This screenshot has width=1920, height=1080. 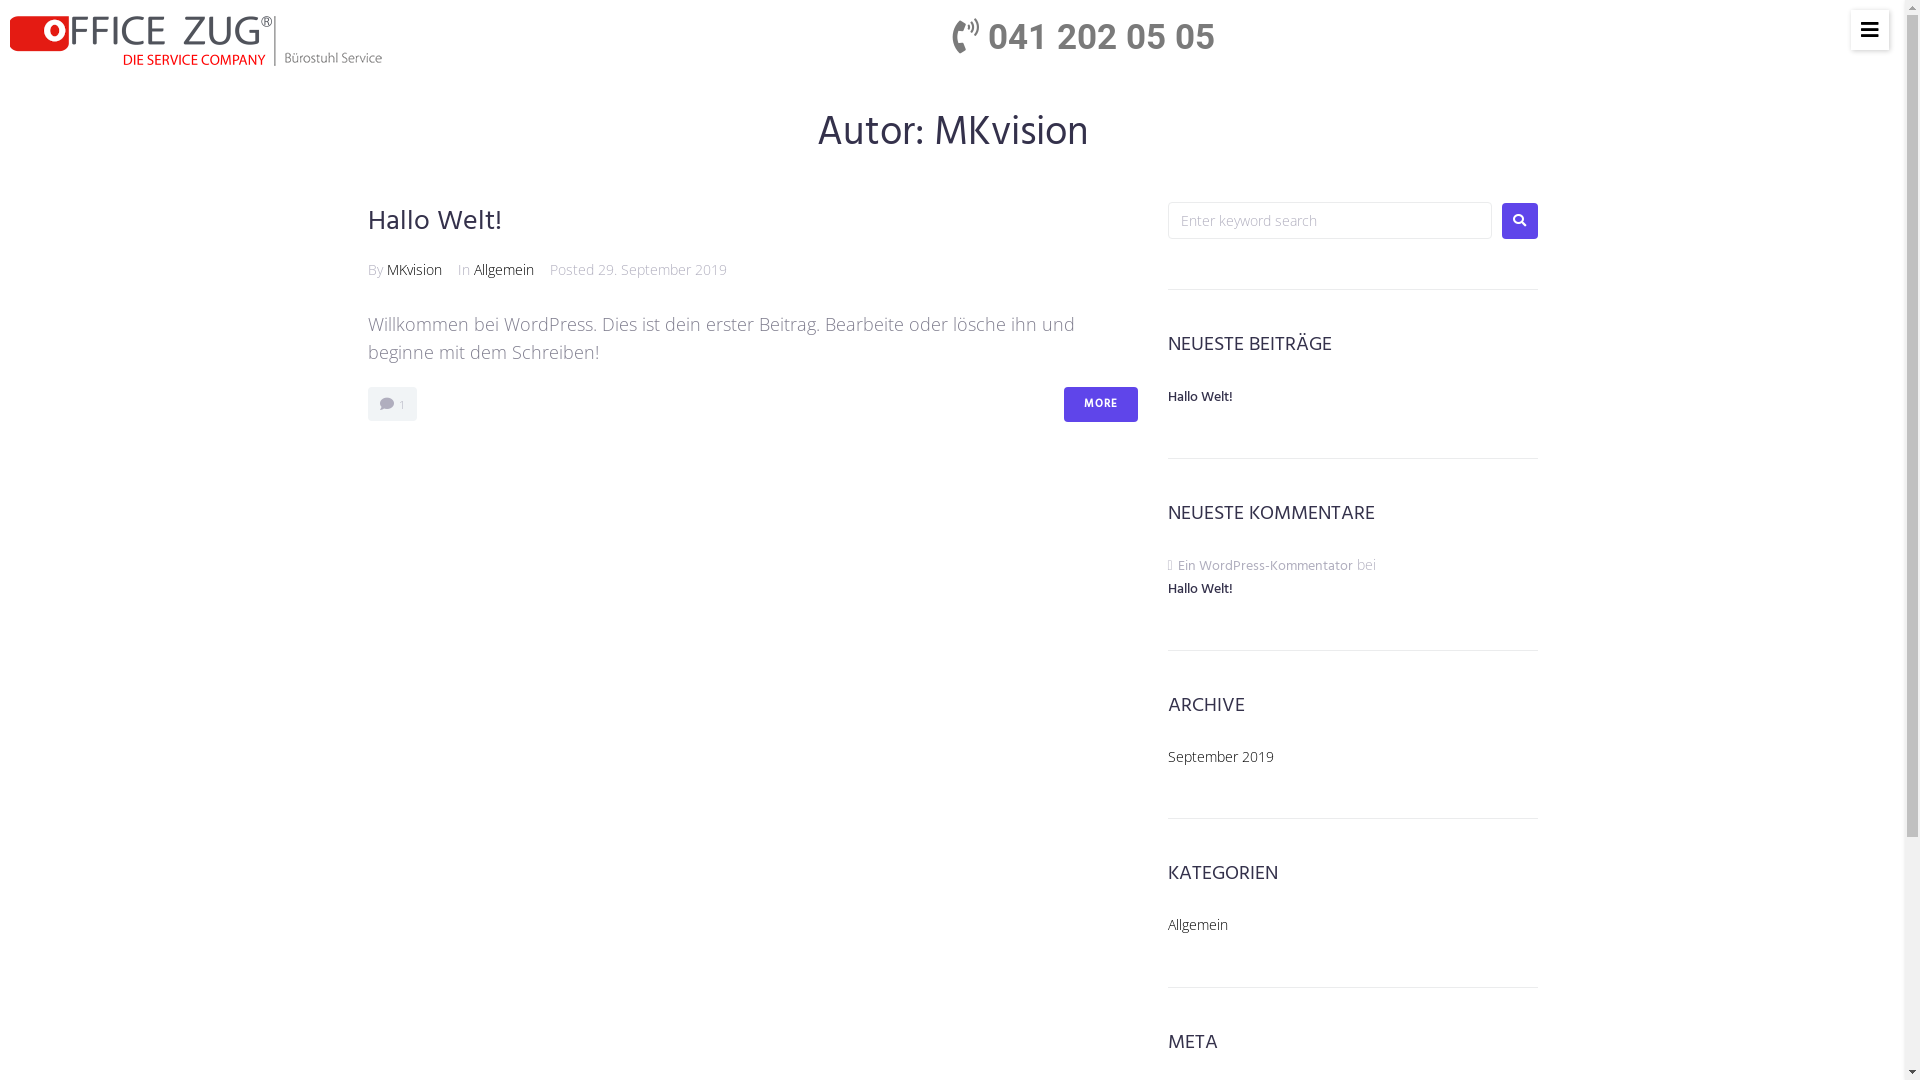 I want to click on 'Hallo Welt!', so click(x=434, y=221).